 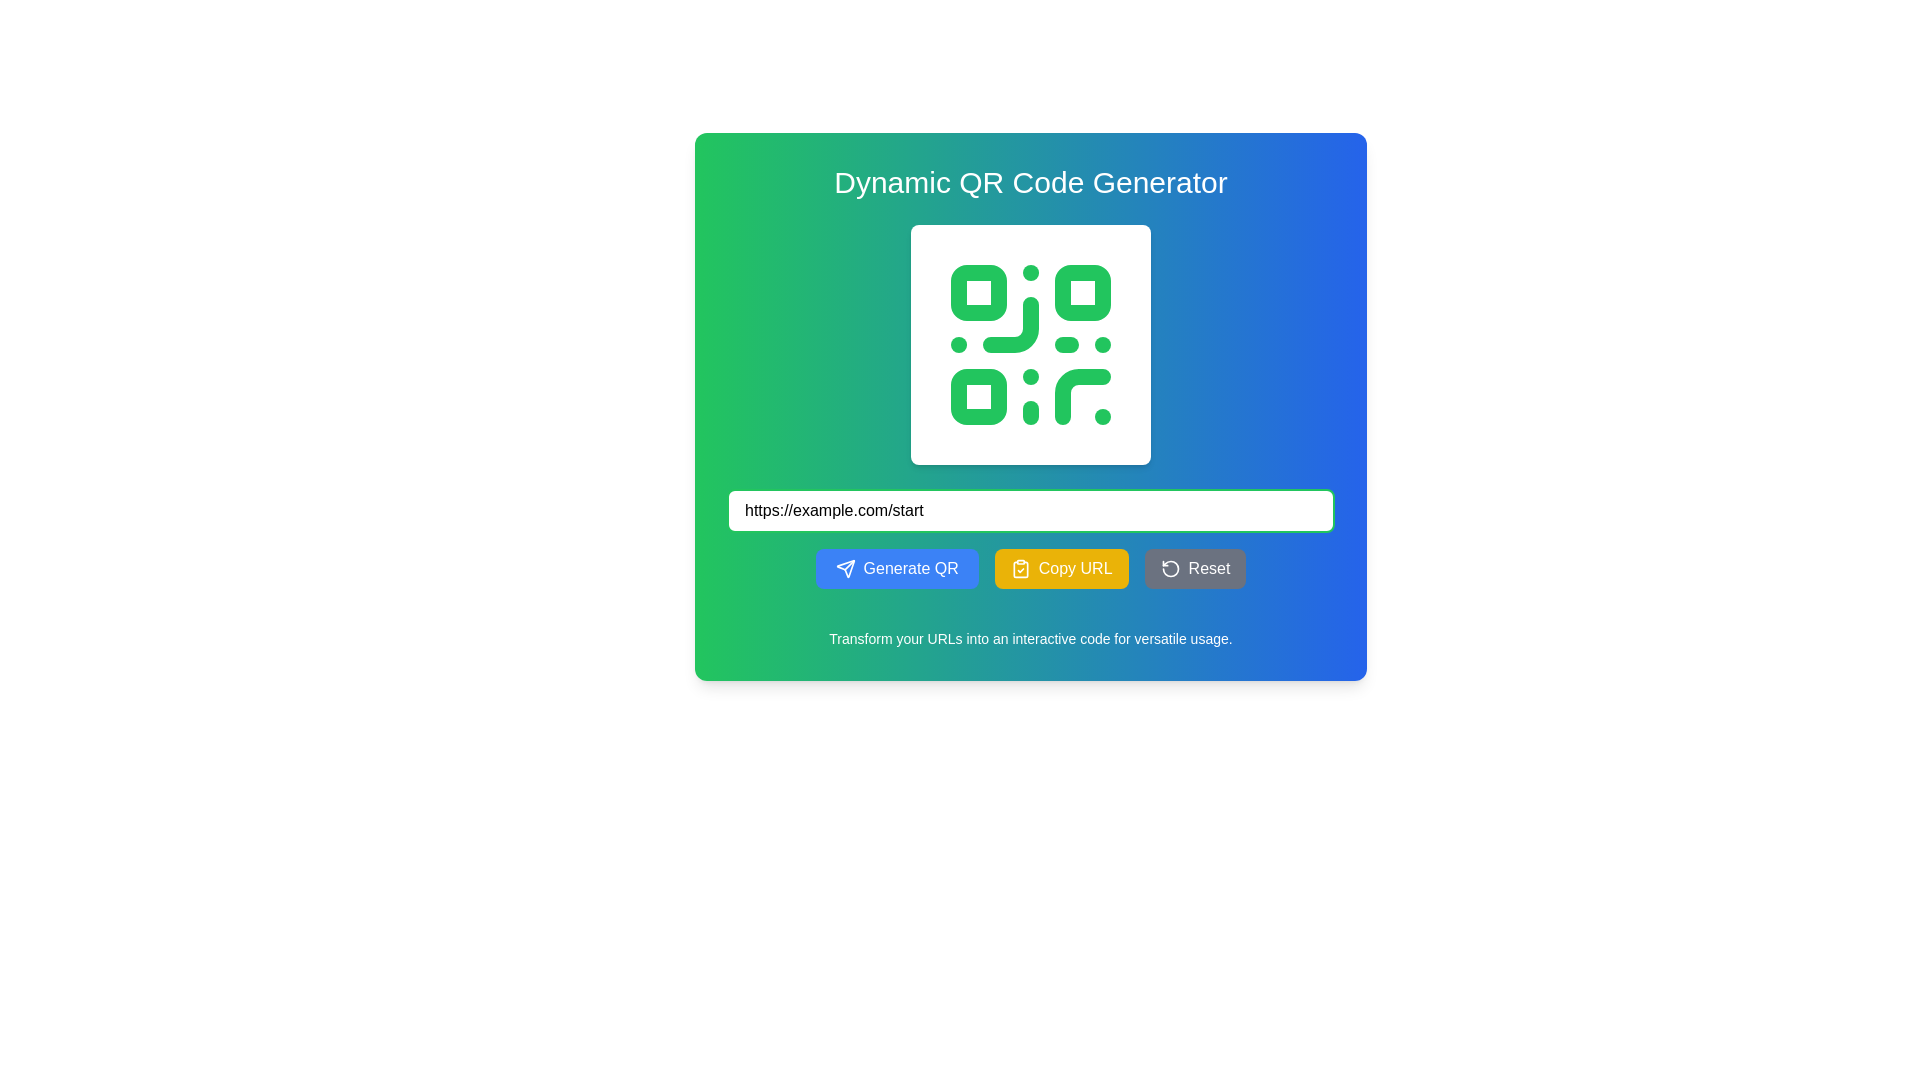 I want to click on the diagonal line segment of the SVG icon located in the bottom-right section of the interface, so click(x=849, y=565).